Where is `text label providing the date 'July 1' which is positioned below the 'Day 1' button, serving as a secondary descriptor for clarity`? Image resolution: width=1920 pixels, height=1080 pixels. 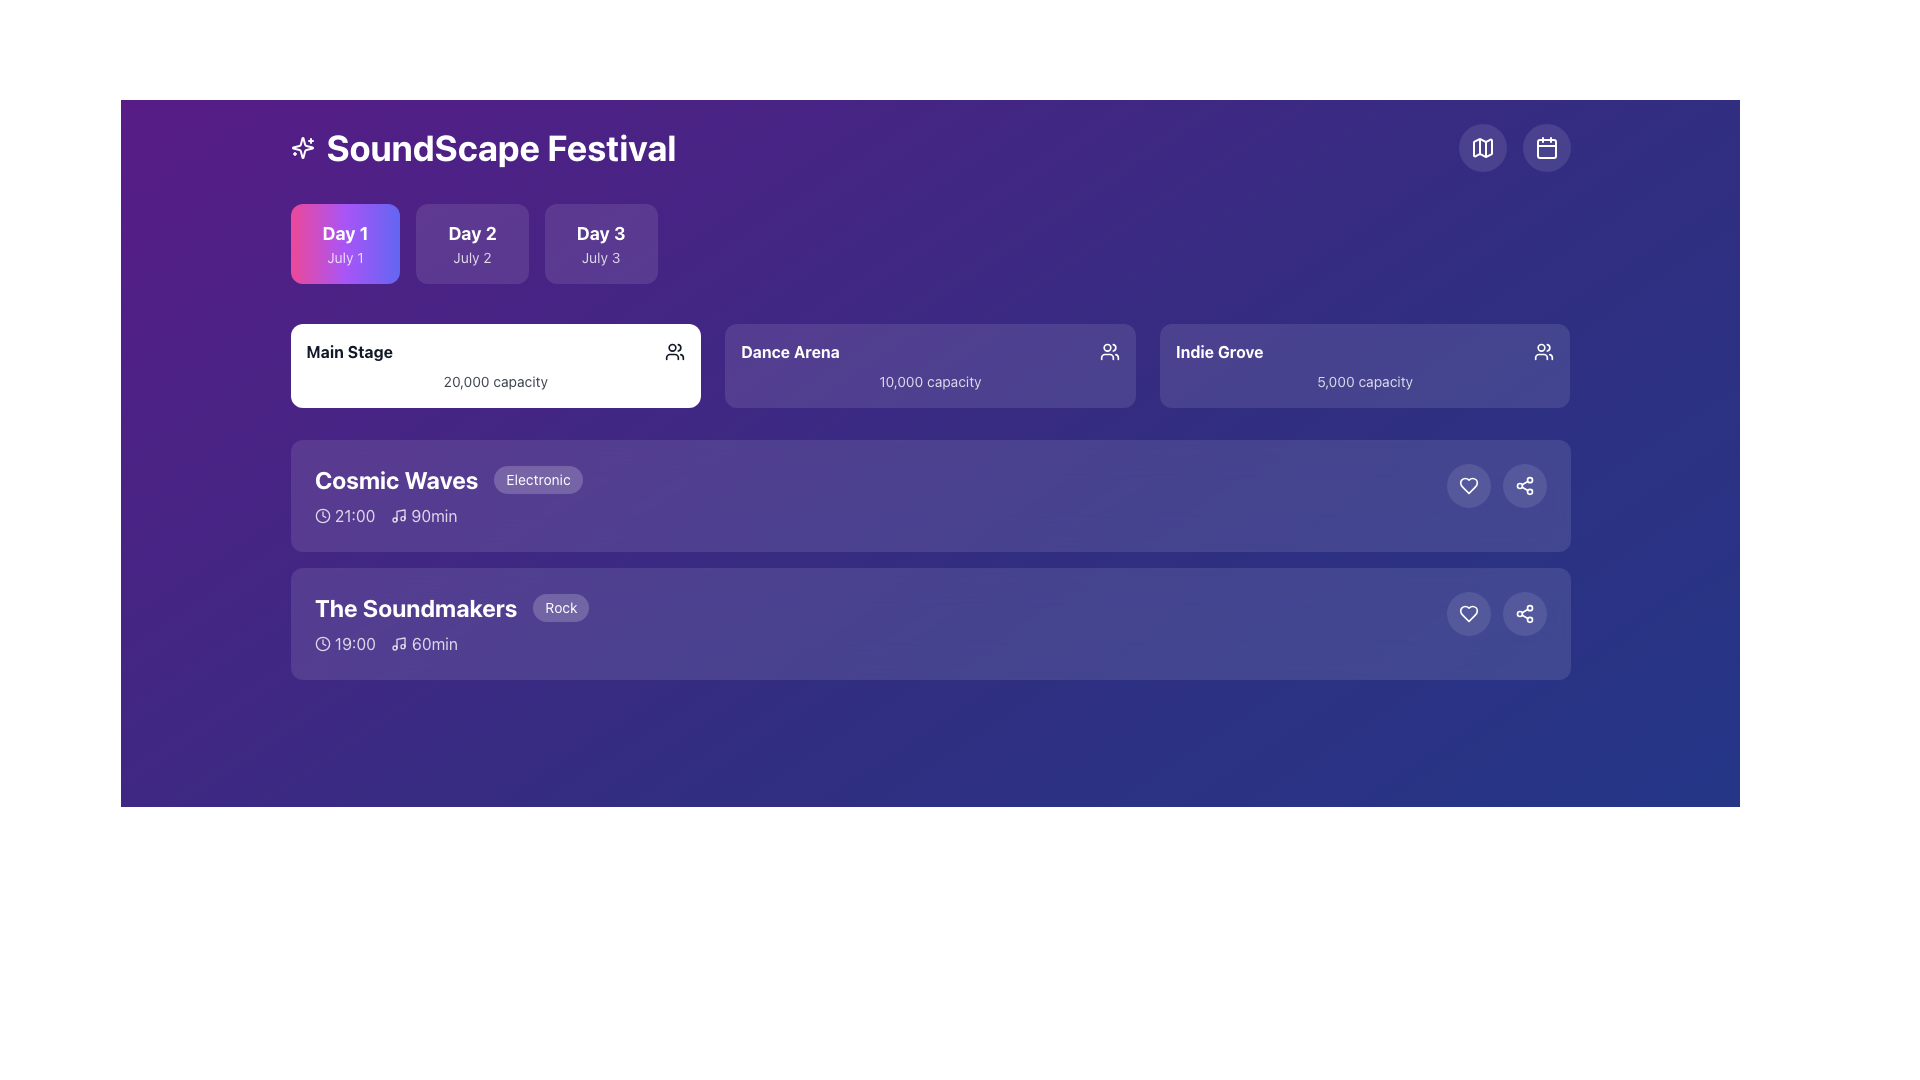
text label providing the date 'July 1' which is positioned below the 'Day 1' button, serving as a secondary descriptor for clarity is located at coordinates (345, 257).